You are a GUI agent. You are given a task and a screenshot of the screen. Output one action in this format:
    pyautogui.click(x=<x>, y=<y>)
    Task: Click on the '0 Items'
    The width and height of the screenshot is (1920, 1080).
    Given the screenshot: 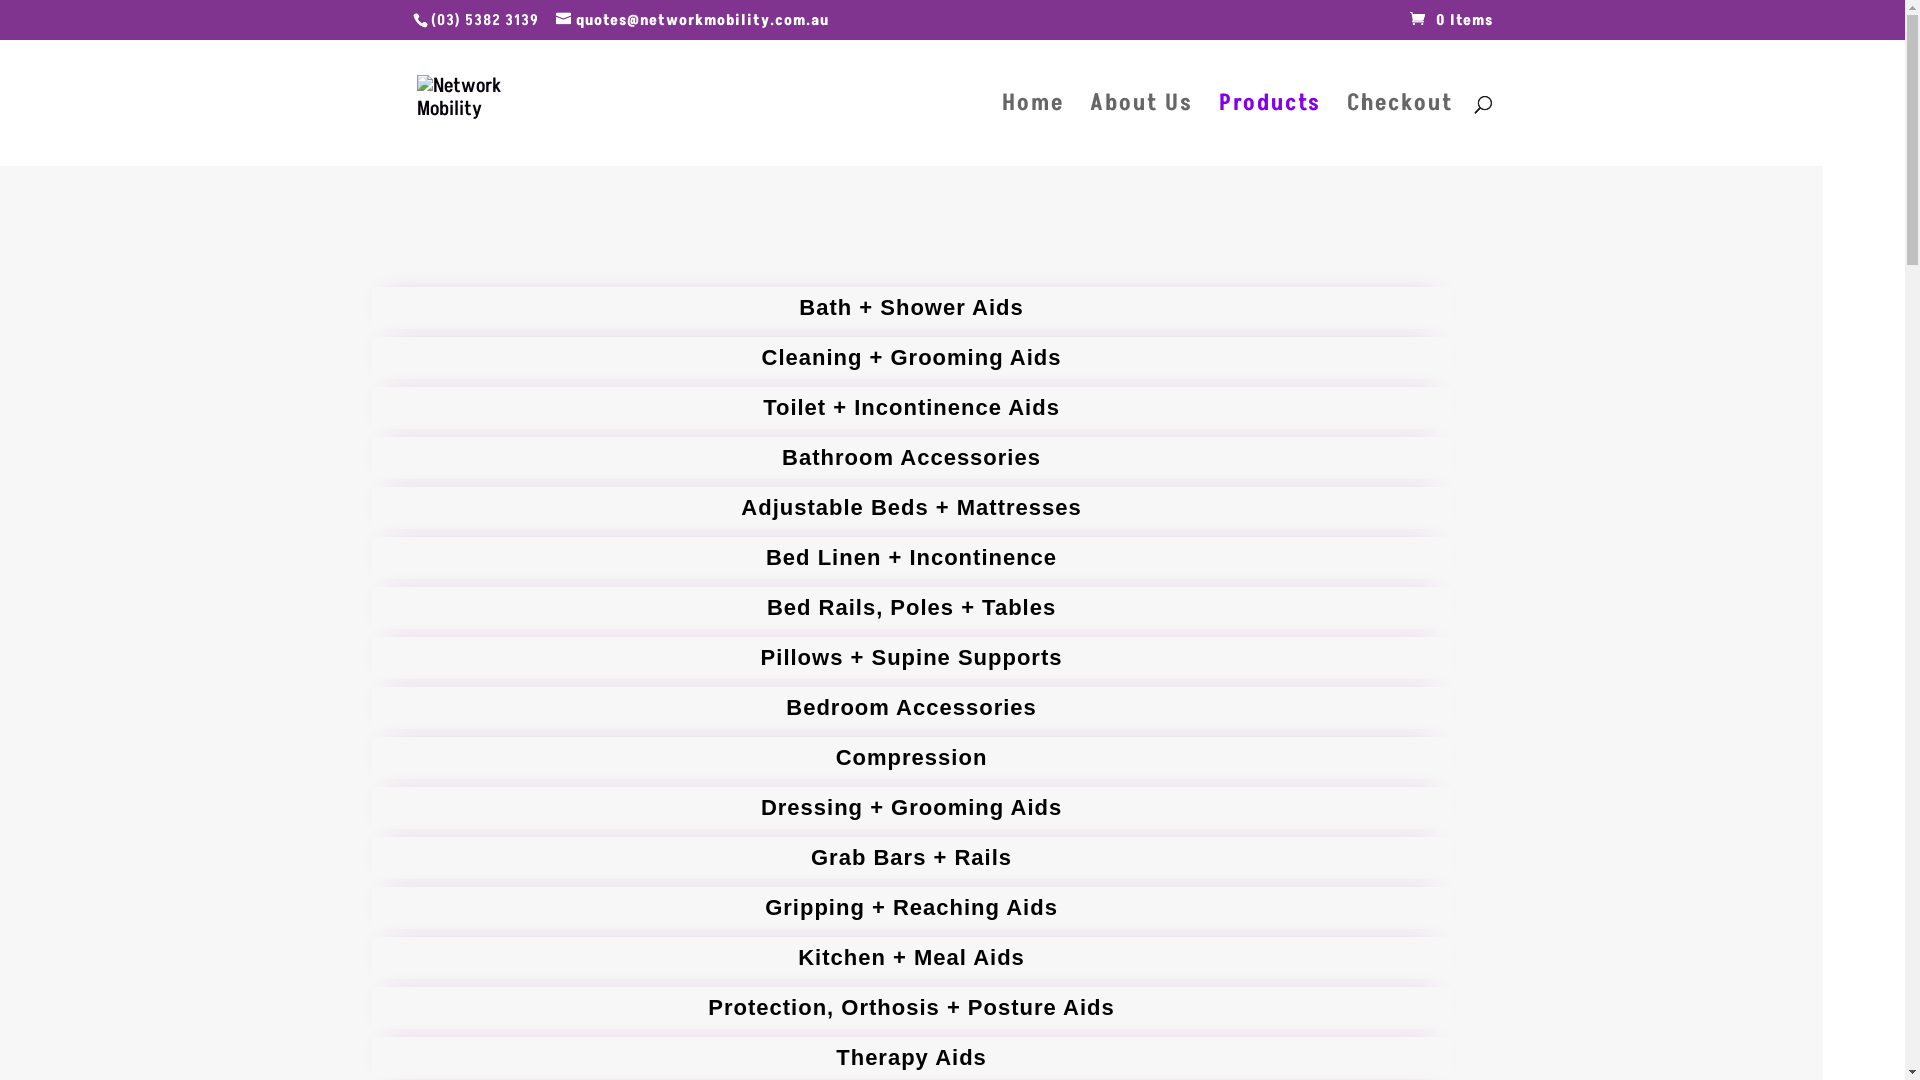 What is the action you would take?
    pyautogui.click(x=1451, y=20)
    